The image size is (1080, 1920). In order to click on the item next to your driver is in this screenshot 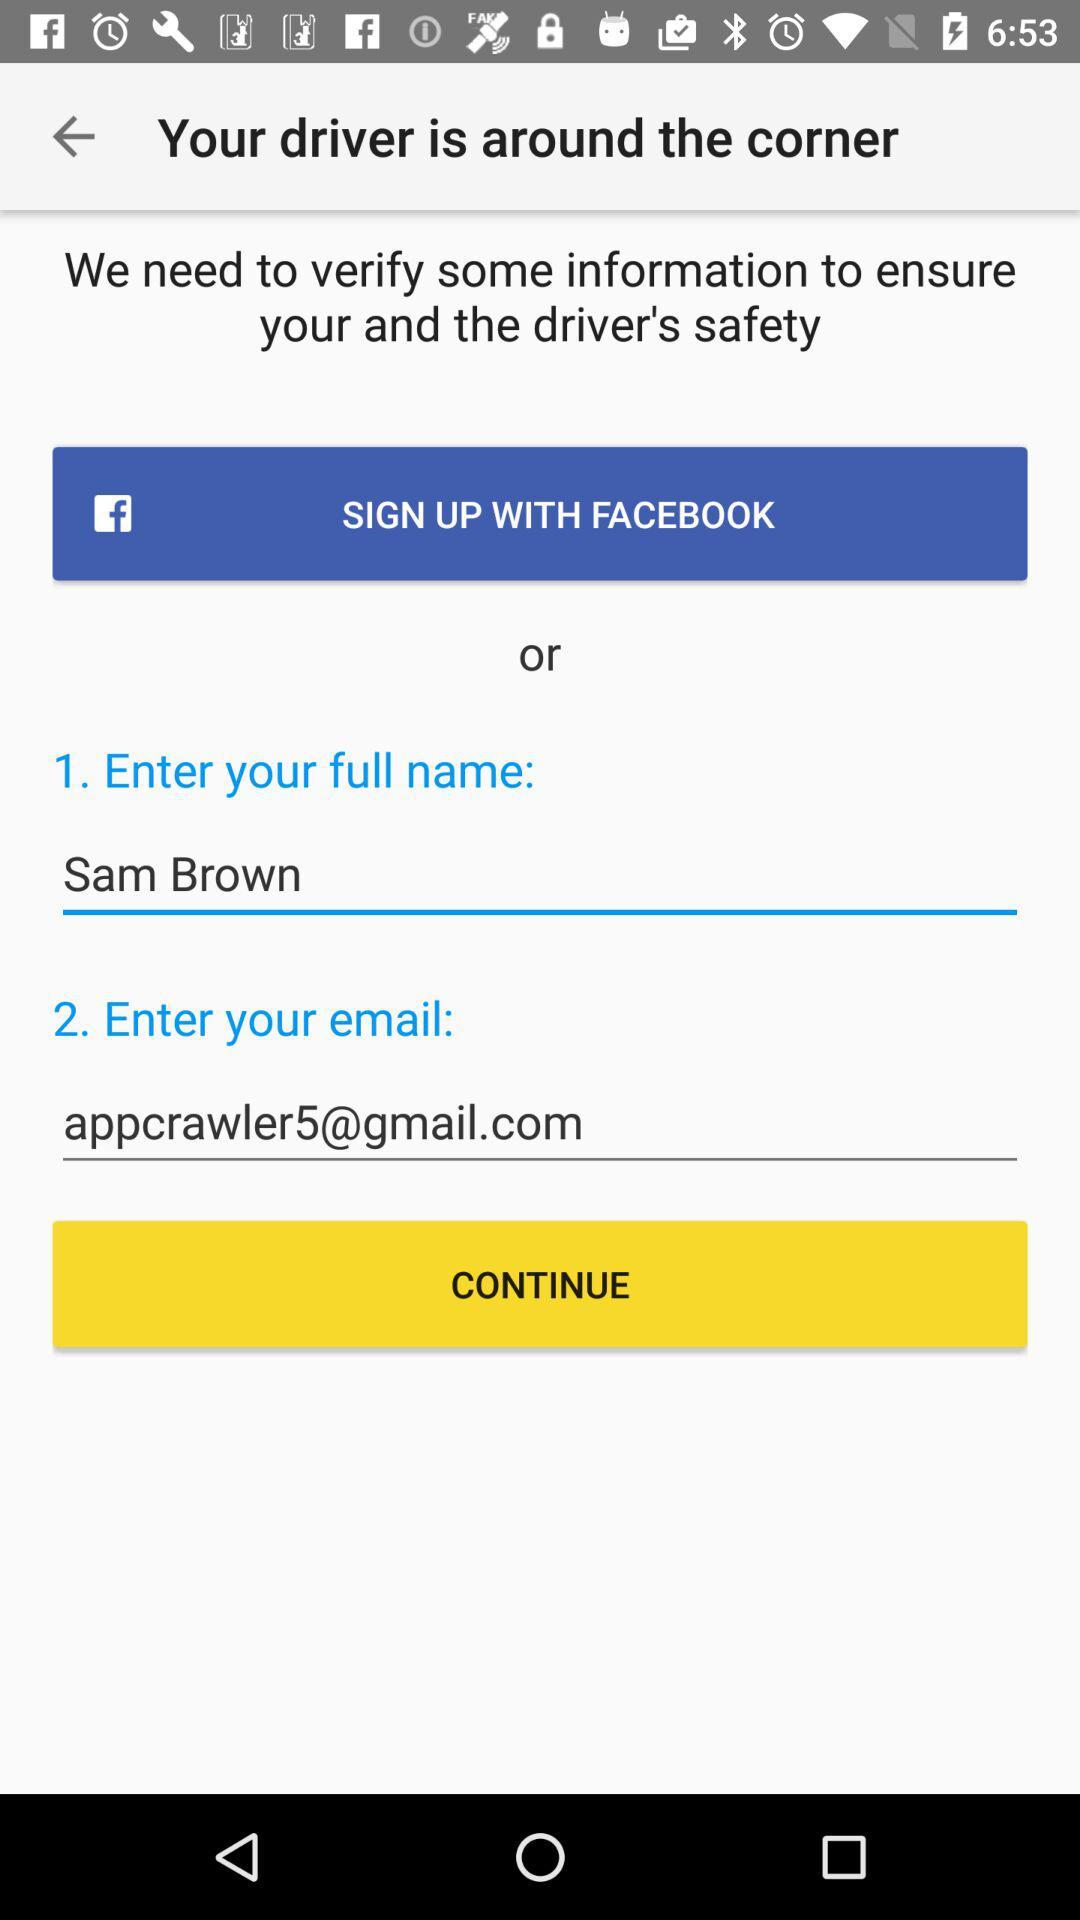, I will do `click(72, 135)`.